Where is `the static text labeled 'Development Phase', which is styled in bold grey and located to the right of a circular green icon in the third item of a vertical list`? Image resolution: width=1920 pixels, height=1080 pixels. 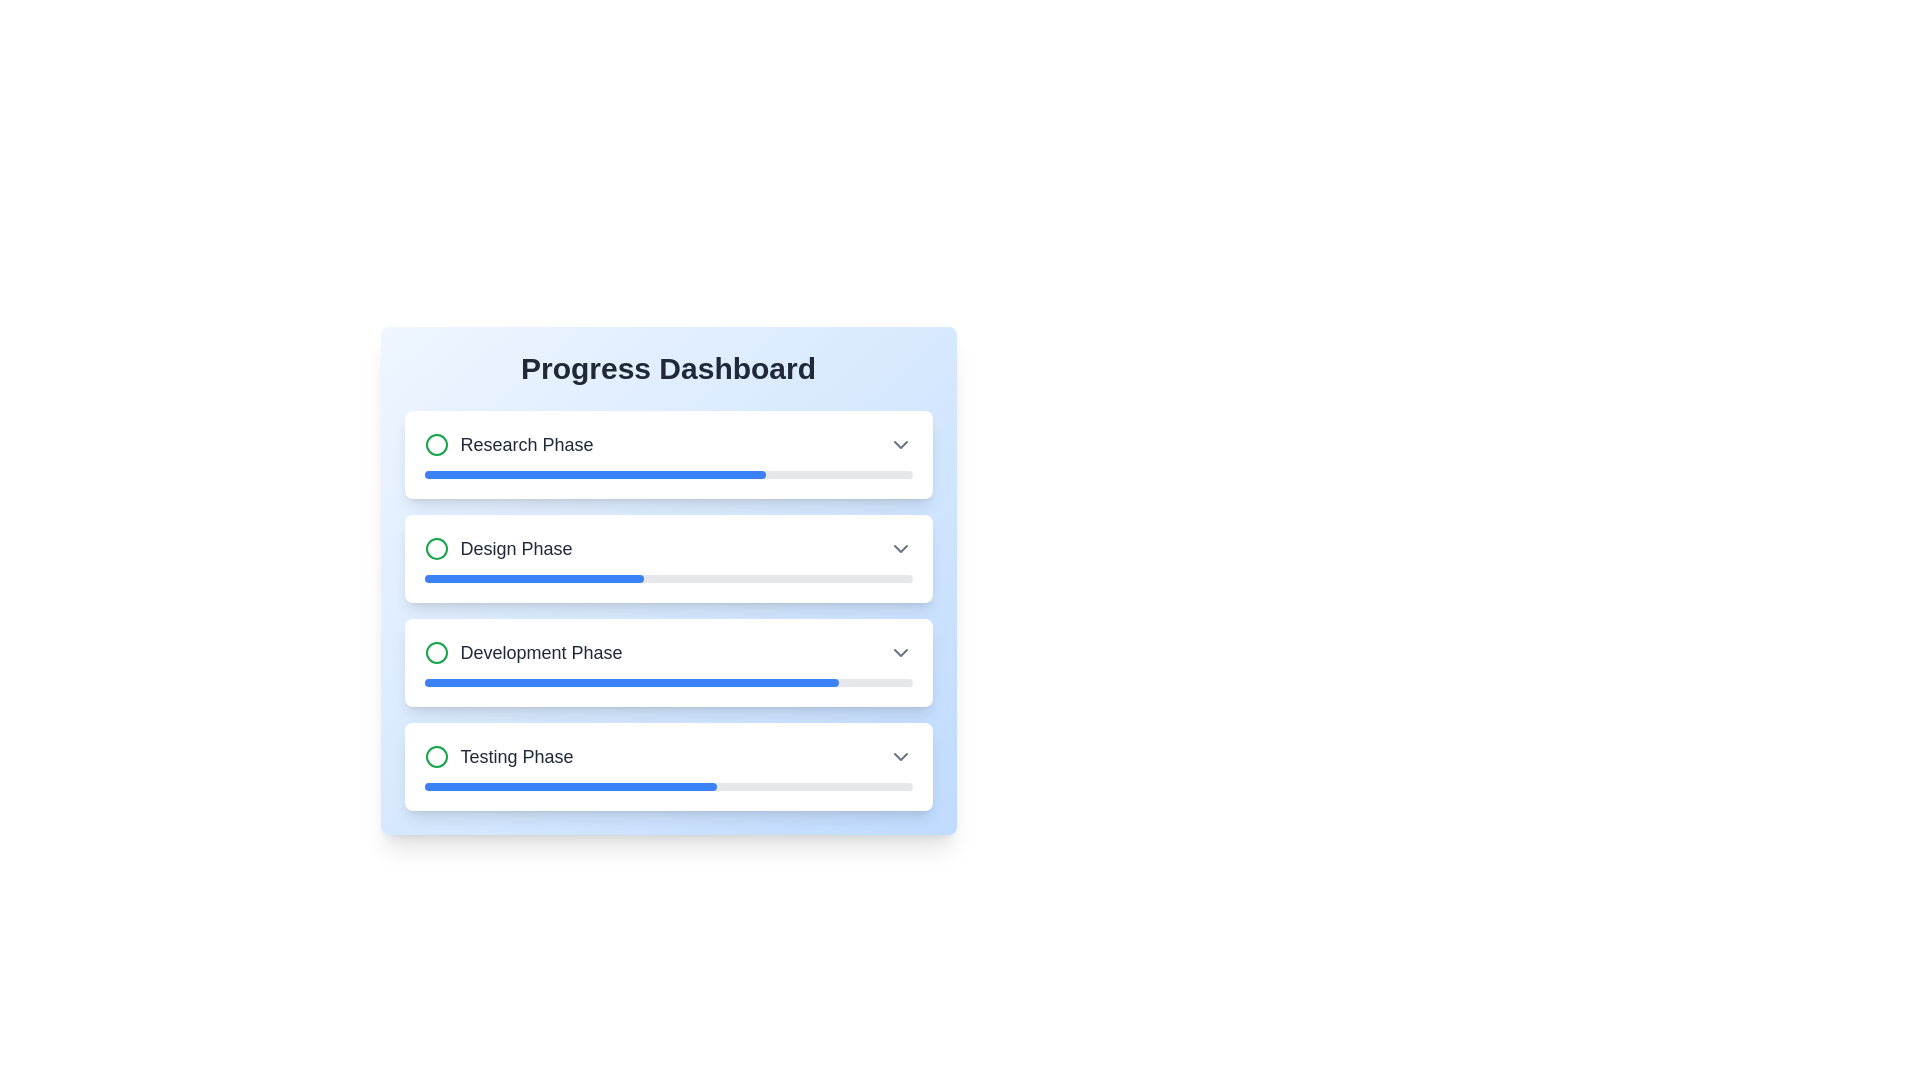
the static text labeled 'Development Phase', which is styled in bold grey and located to the right of a circular green icon in the third item of a vertical list is located at coordinates (541, 652).